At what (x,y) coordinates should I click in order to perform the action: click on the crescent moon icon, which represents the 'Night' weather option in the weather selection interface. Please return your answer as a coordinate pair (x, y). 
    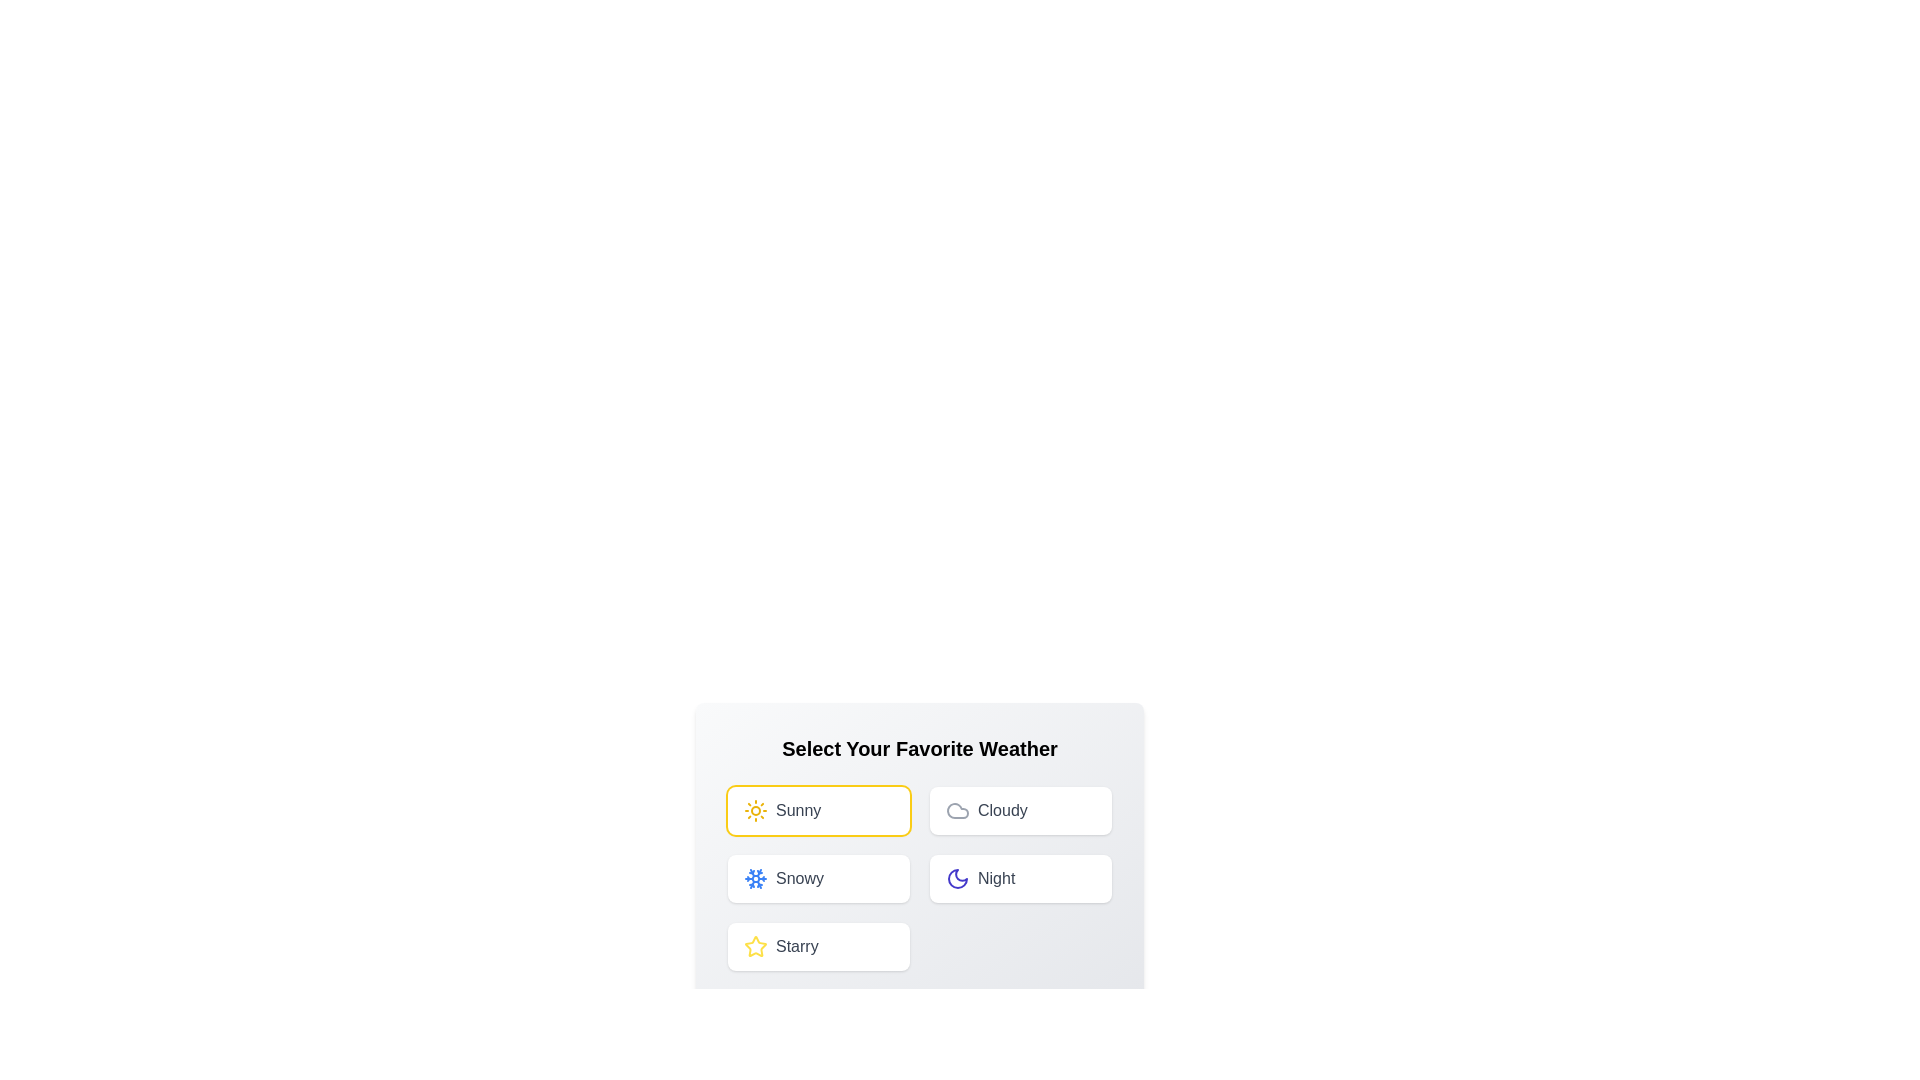
    Looking at the image, I should click on (957, 878).